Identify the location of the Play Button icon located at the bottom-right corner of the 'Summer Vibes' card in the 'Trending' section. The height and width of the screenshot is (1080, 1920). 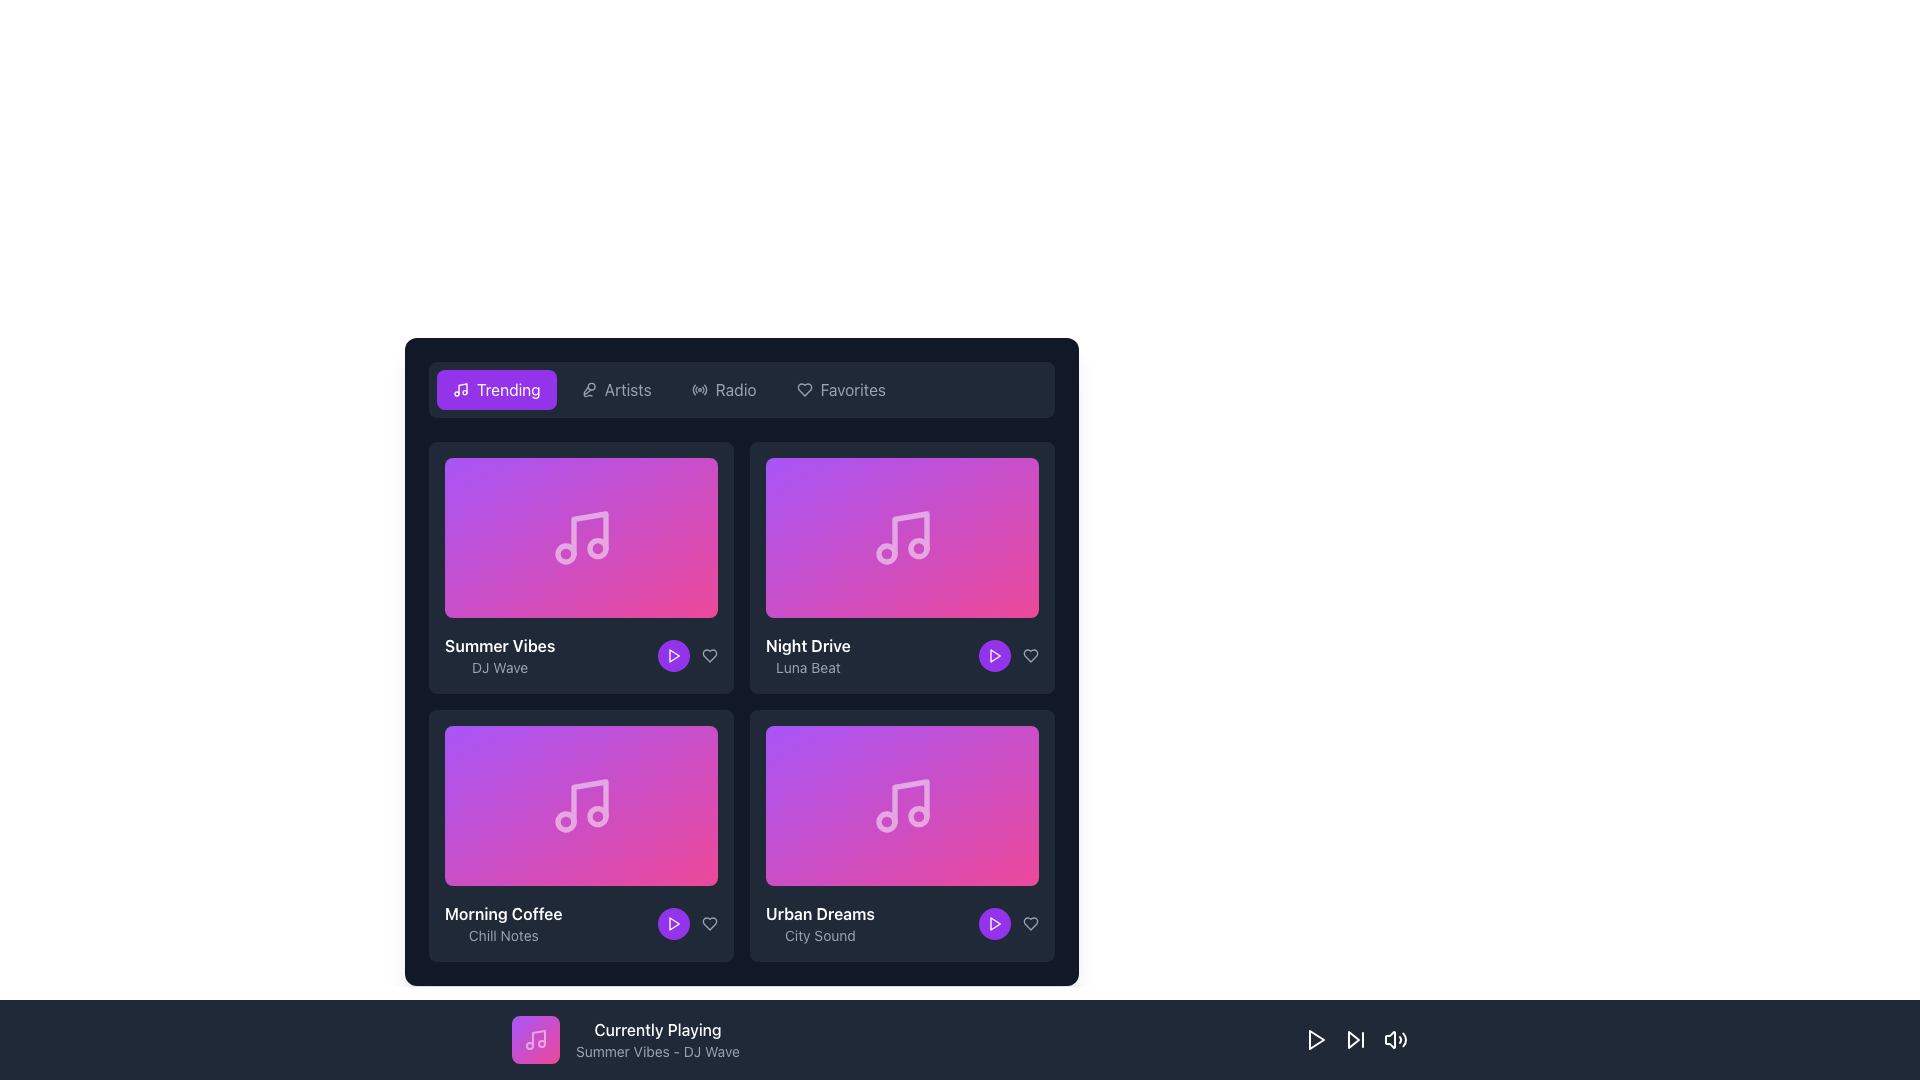
(674, 655).